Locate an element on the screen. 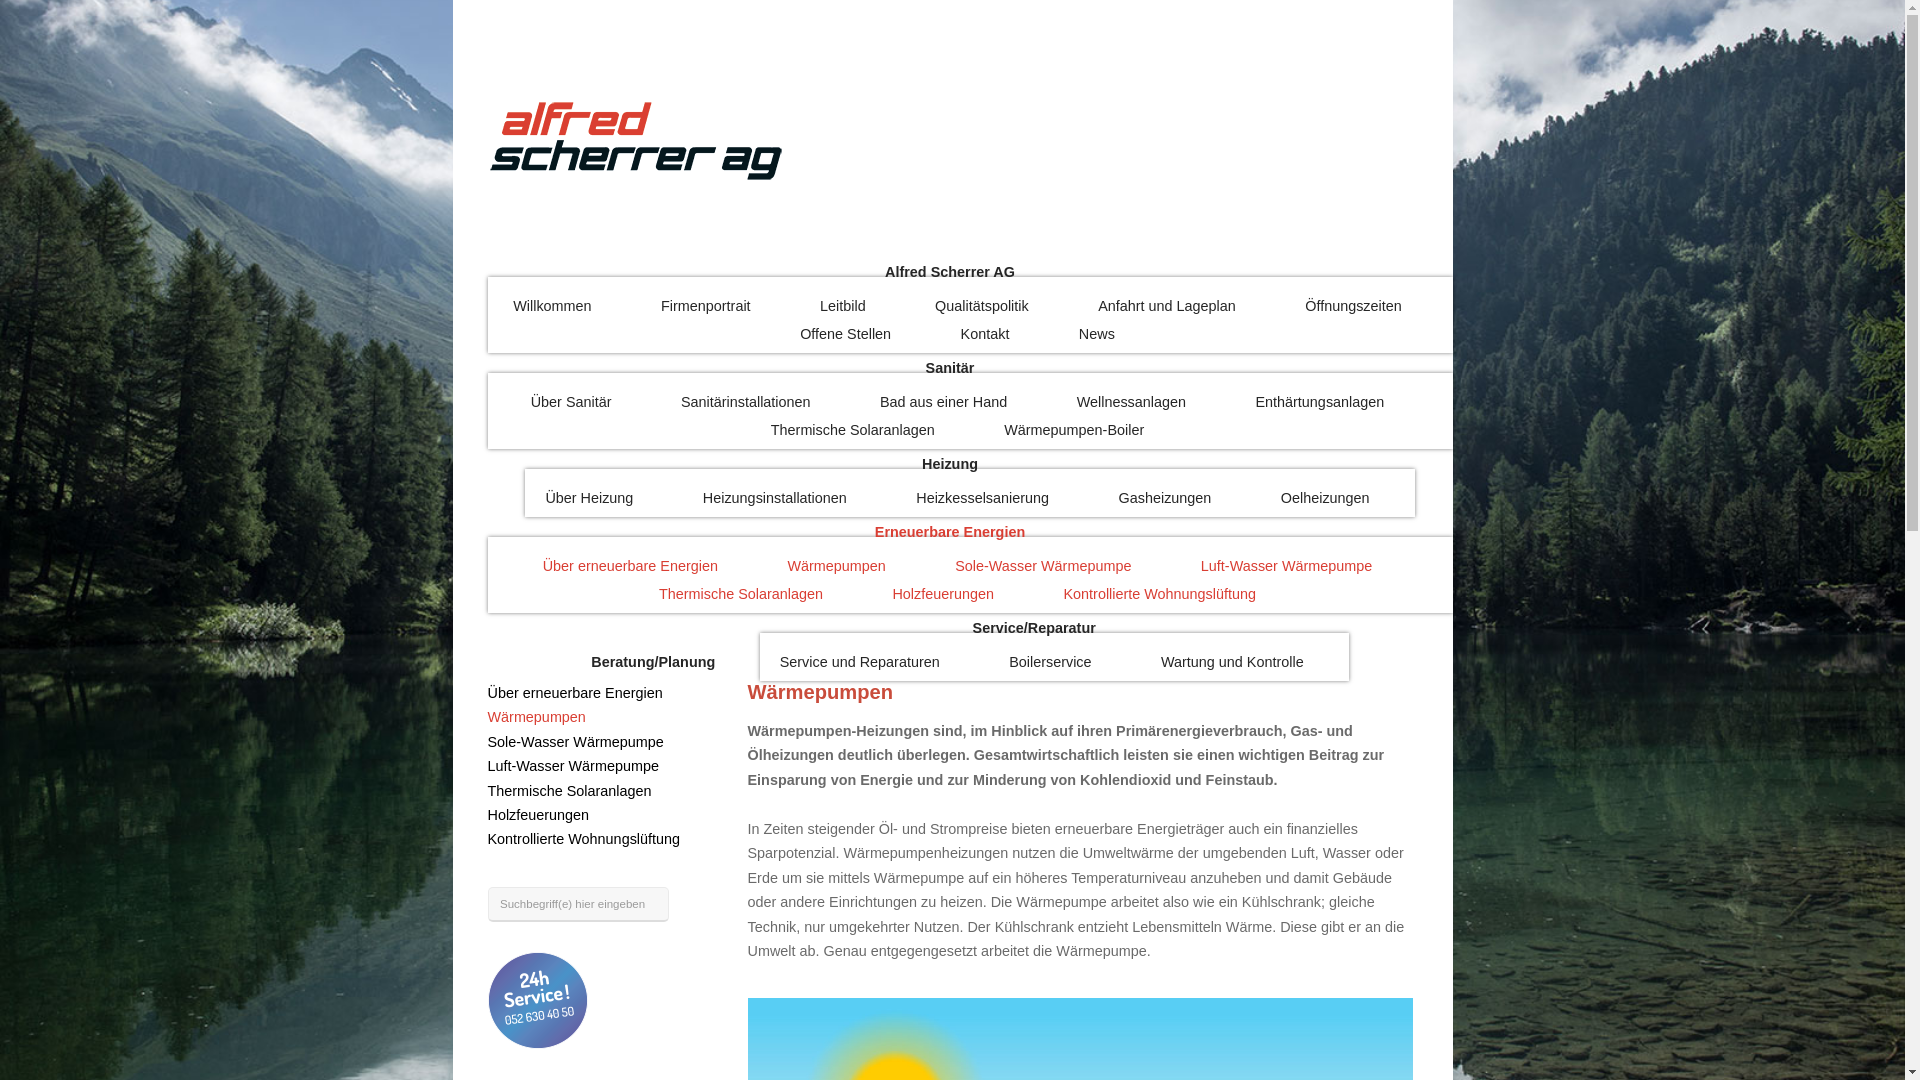 This screenshot has height=1080, width=1920. 'Wellnessanlagen' is located at coordinates (1131, 406).